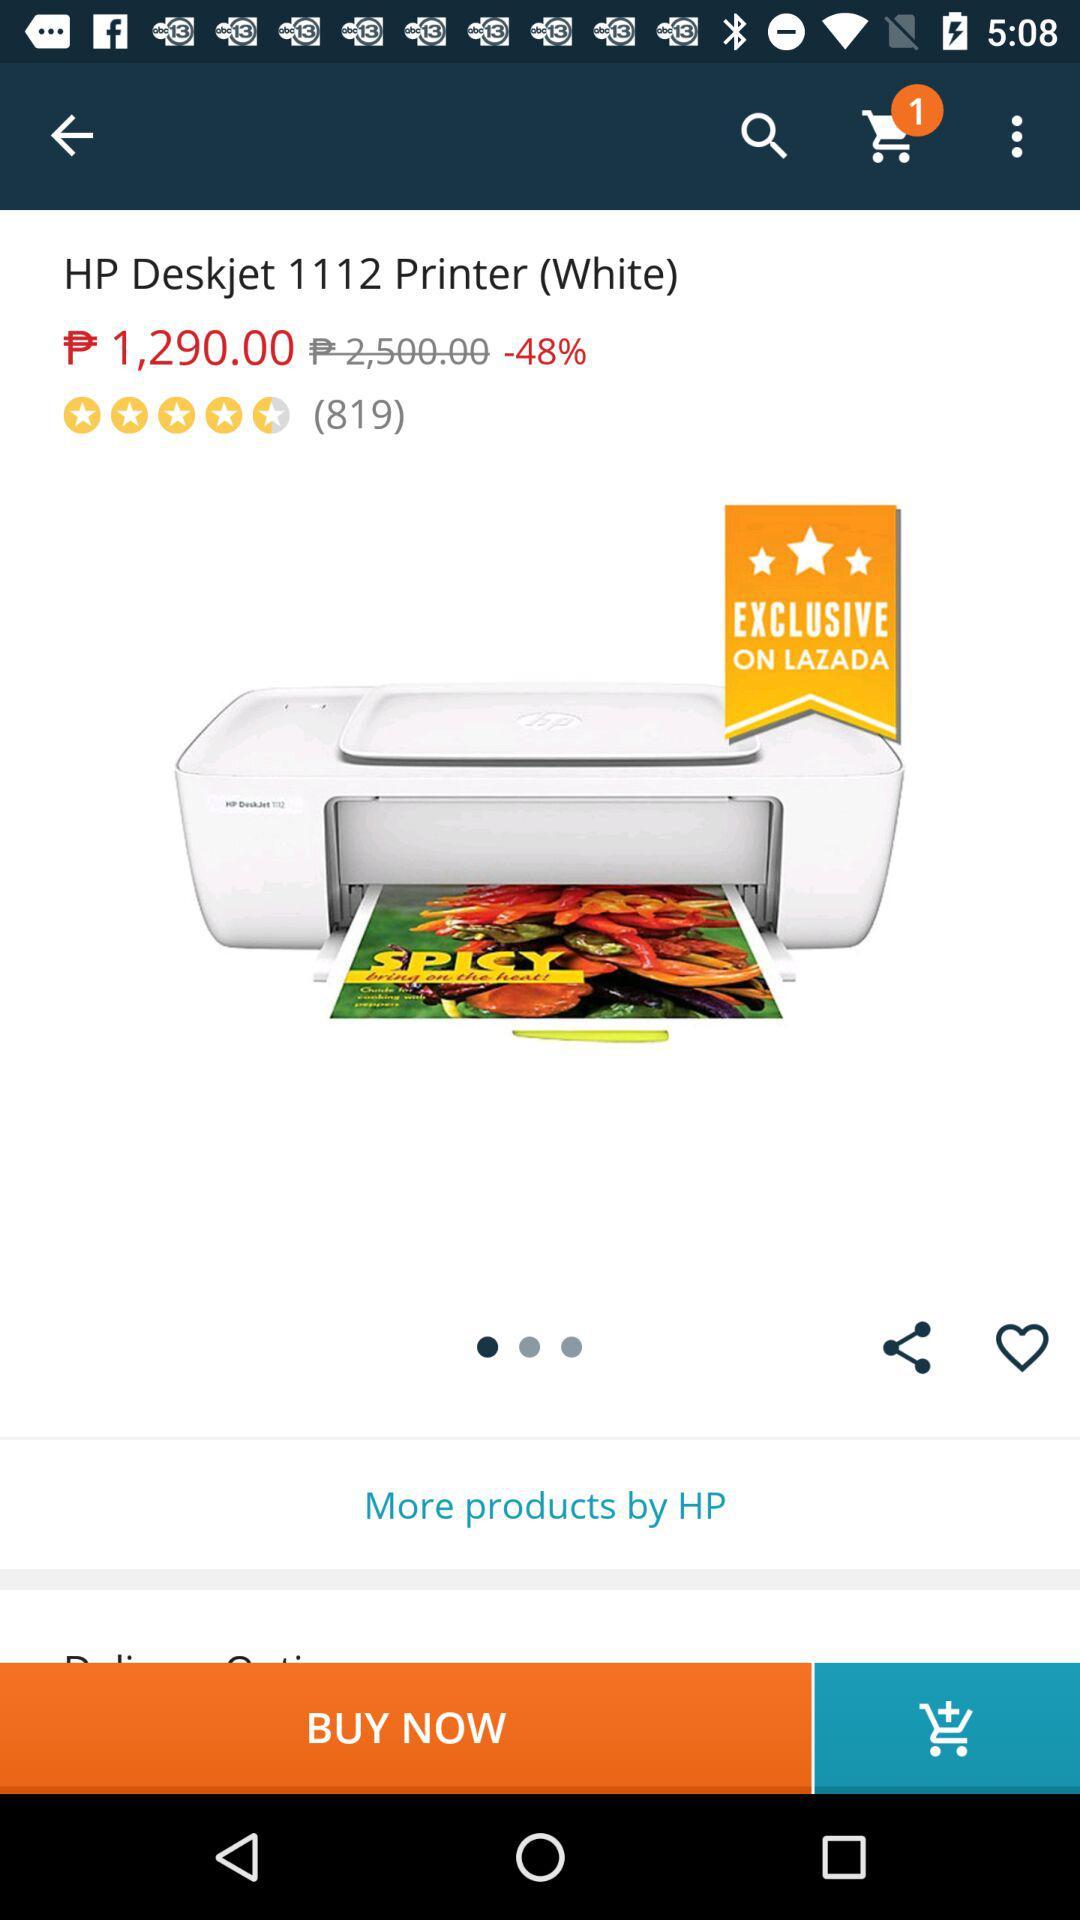 The width and height of the screenshot is (1080, 1920). Describe the element at coordinates (540, 864) in the screenshot. I see `the icon below the (819) item` at that location.